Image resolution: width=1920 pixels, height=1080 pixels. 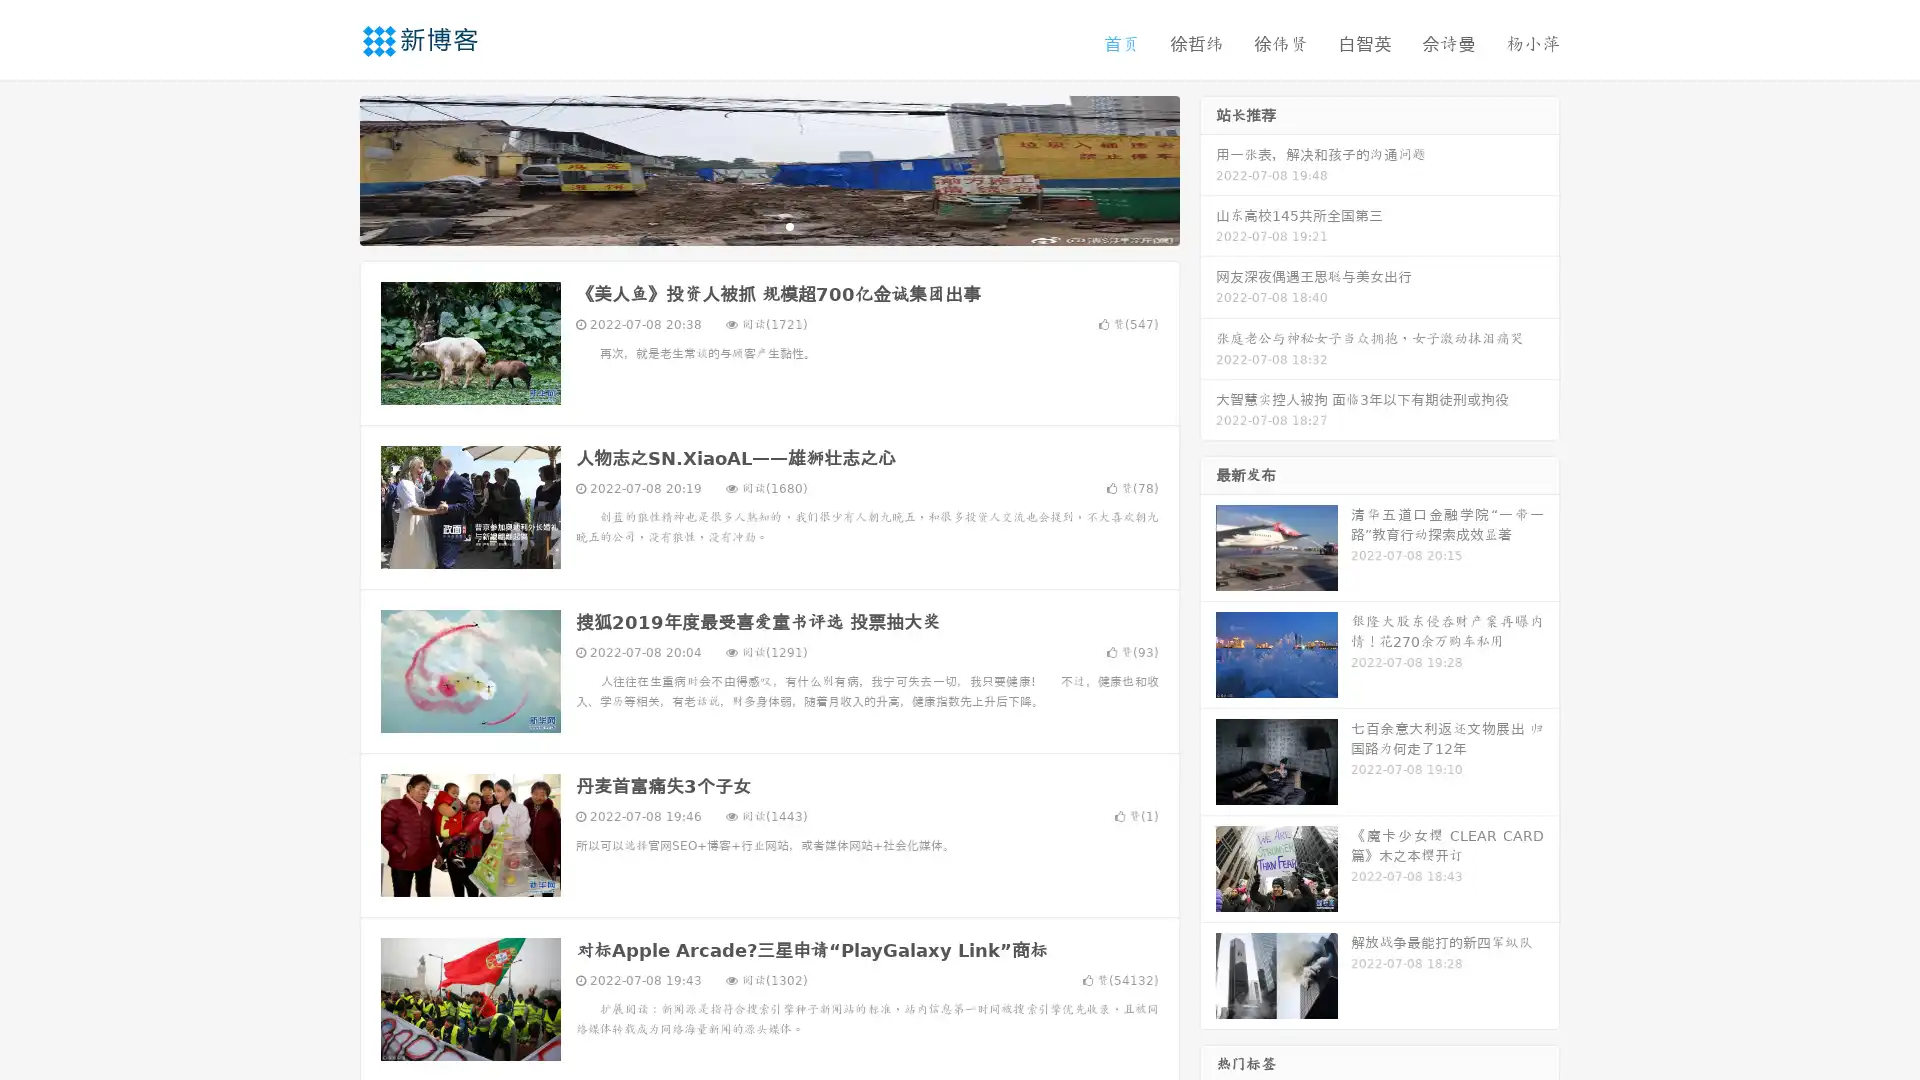 What do you see at coordinates (1208, 168) in the screenshot?
I see `Next slide` at bounding box center [1208, 168].